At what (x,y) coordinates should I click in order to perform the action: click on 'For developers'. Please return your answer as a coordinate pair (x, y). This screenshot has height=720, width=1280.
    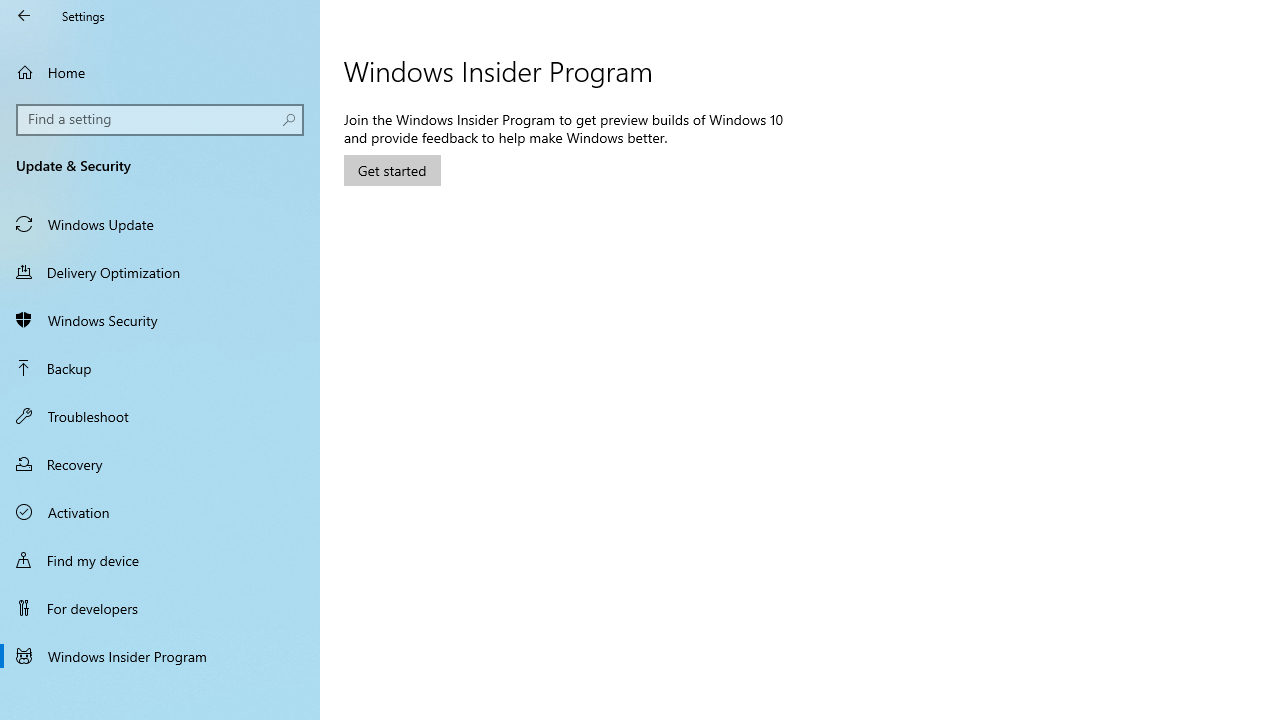
    Looking at the image, I should click on (160, 607).